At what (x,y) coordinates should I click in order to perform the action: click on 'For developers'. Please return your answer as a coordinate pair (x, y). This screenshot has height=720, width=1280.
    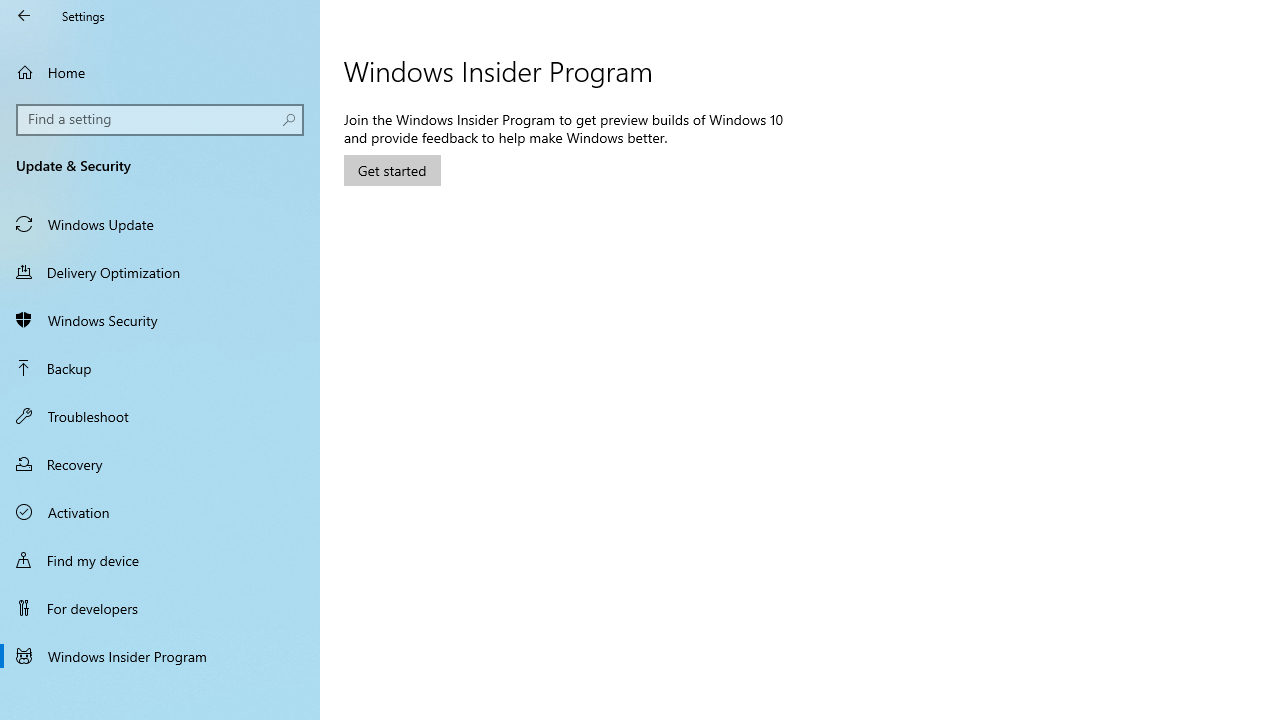
    Looking at the image, I should click on (160, 607).